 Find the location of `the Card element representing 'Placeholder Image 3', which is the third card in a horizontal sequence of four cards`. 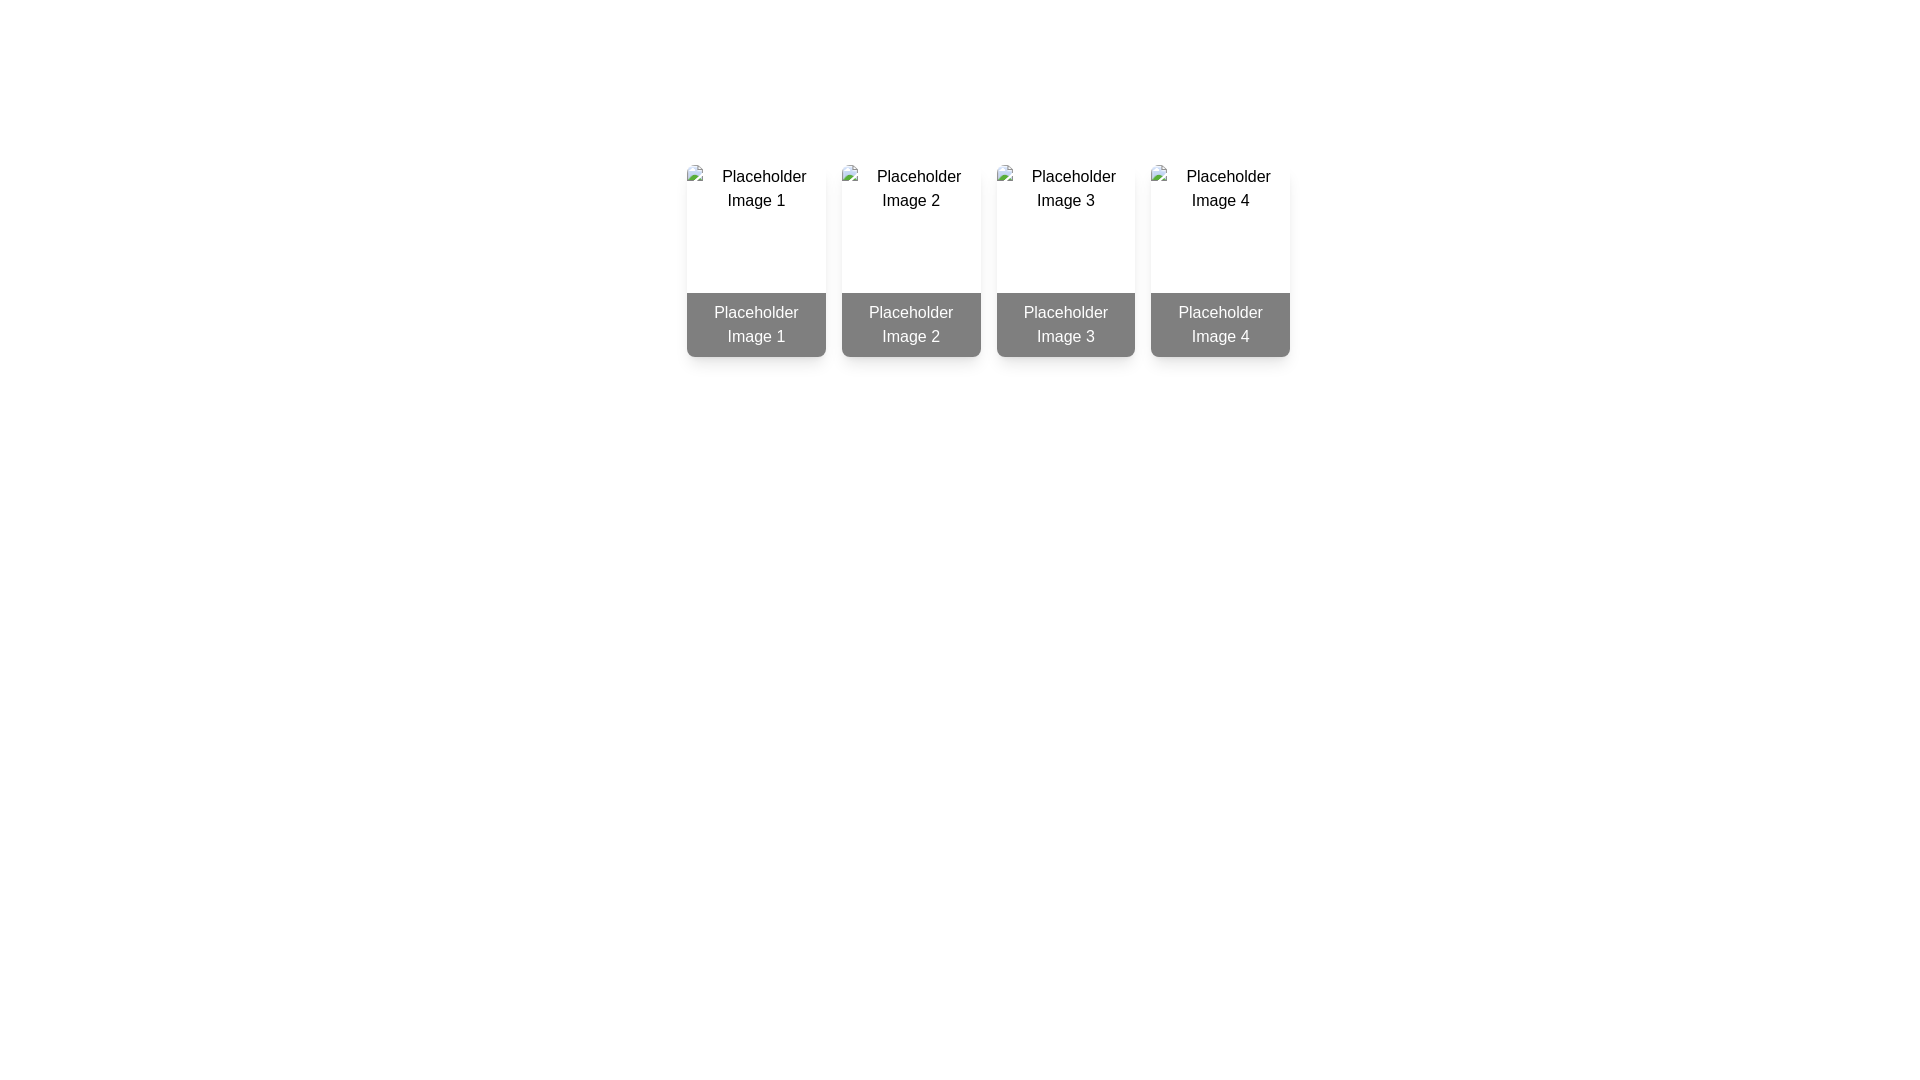

the Card element representing 'Placeholder Image 3', which is the third card in a horizontal sequence of four cards is located at coordinates (1064, 260).